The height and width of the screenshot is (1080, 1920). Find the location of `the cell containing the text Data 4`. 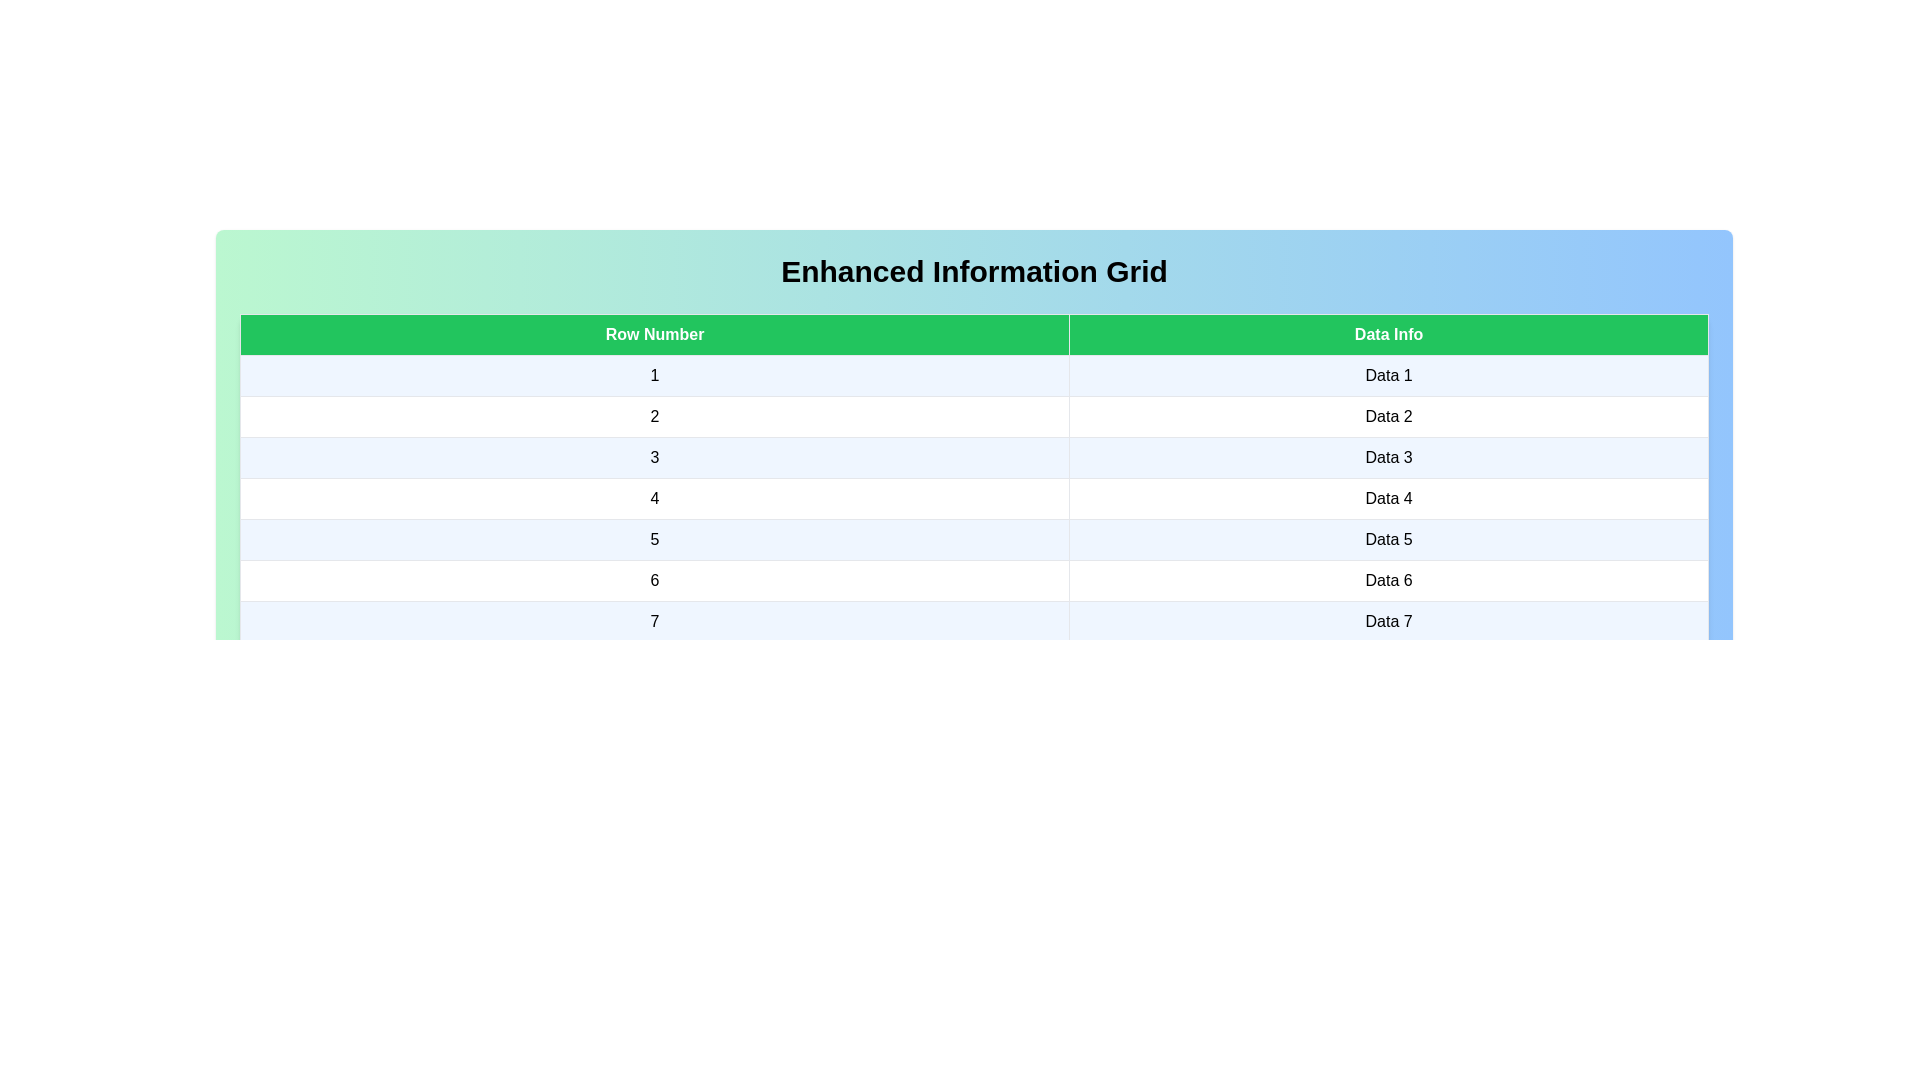

the cell containing the text Data 4 is located at coordinates (1388, 497).